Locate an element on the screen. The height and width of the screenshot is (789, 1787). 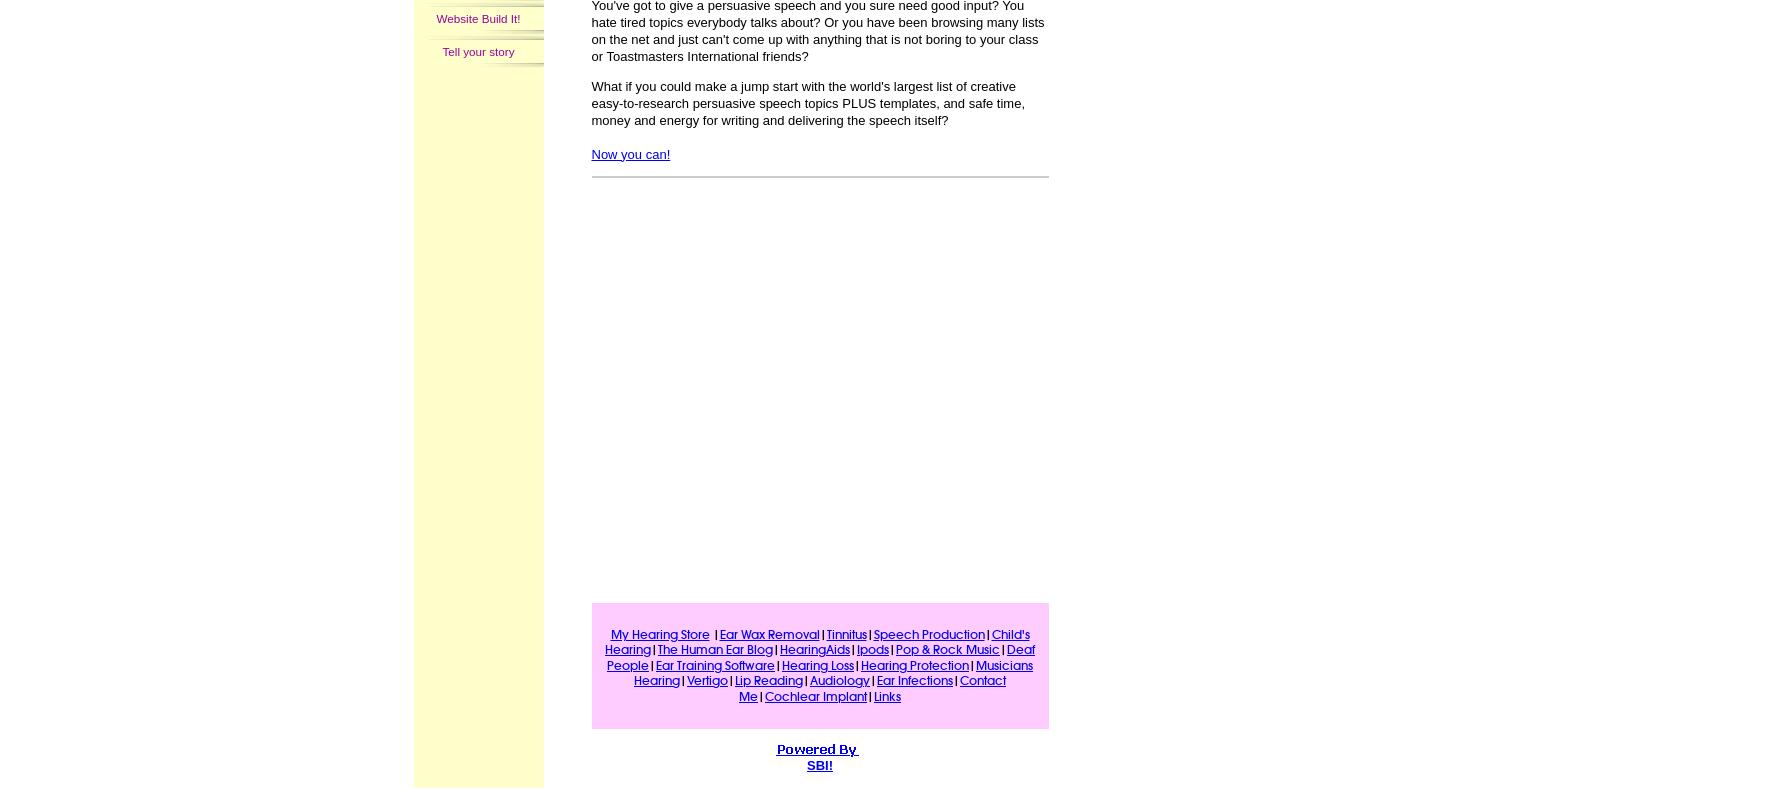
'SBI!' is located at coordinates (820, 764).